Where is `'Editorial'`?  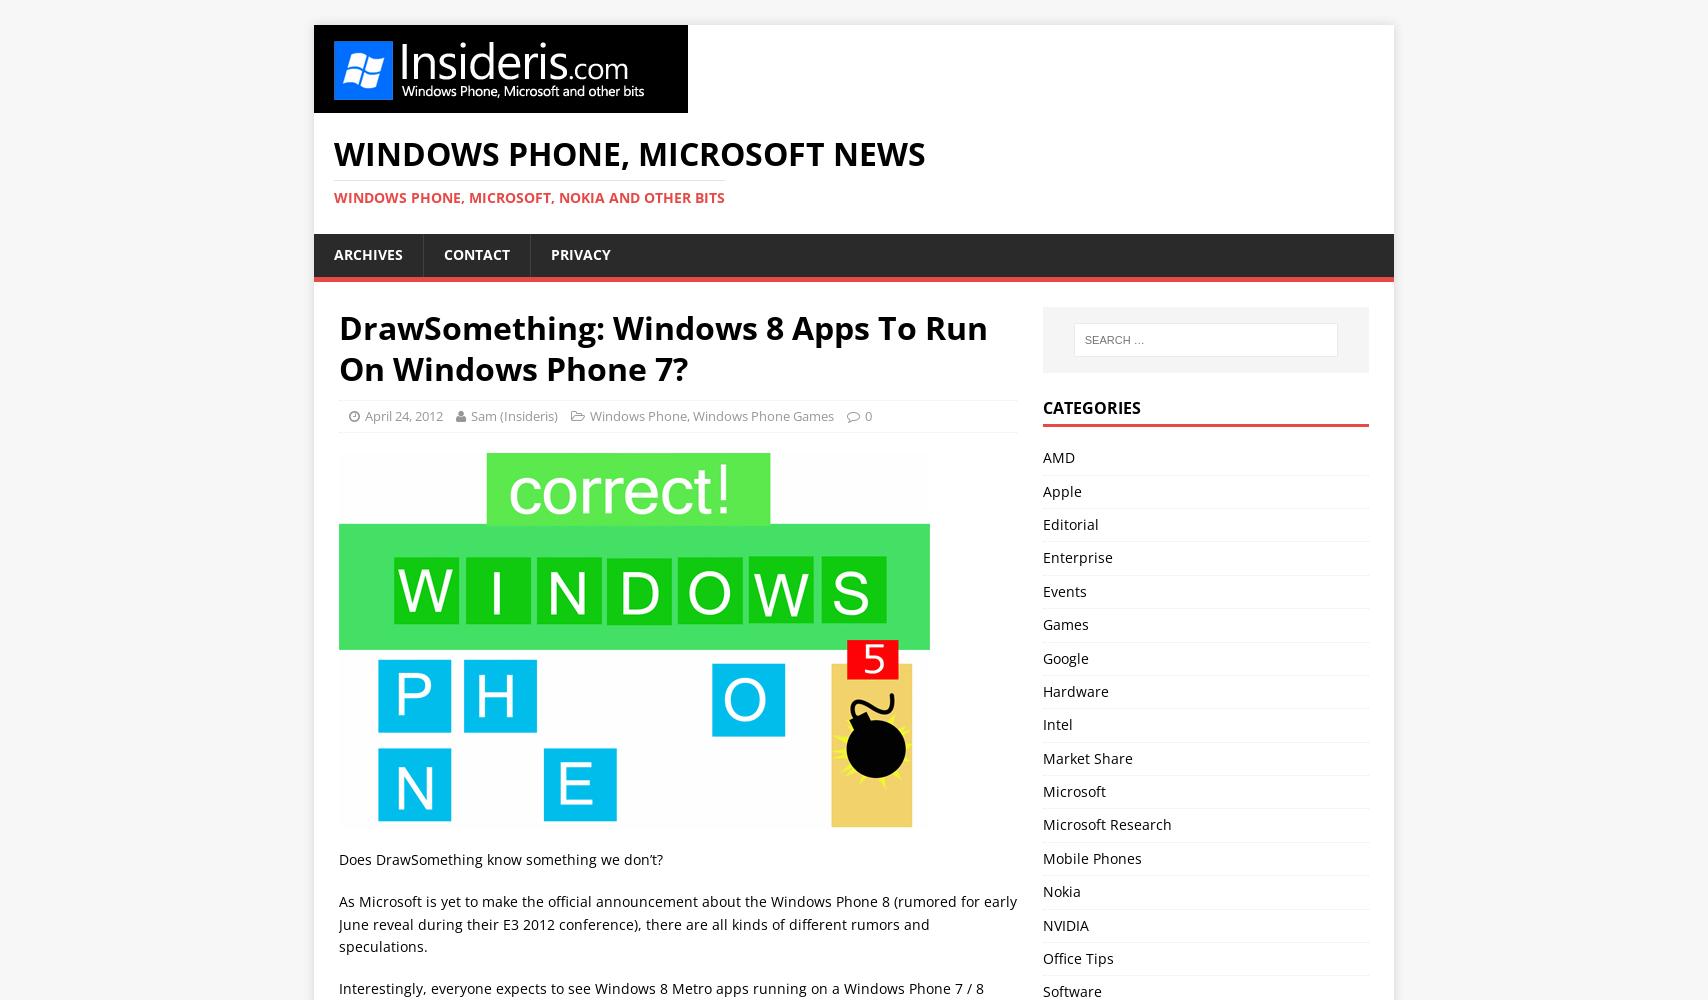 'Editorial' is located at coordinates (1070, 523).